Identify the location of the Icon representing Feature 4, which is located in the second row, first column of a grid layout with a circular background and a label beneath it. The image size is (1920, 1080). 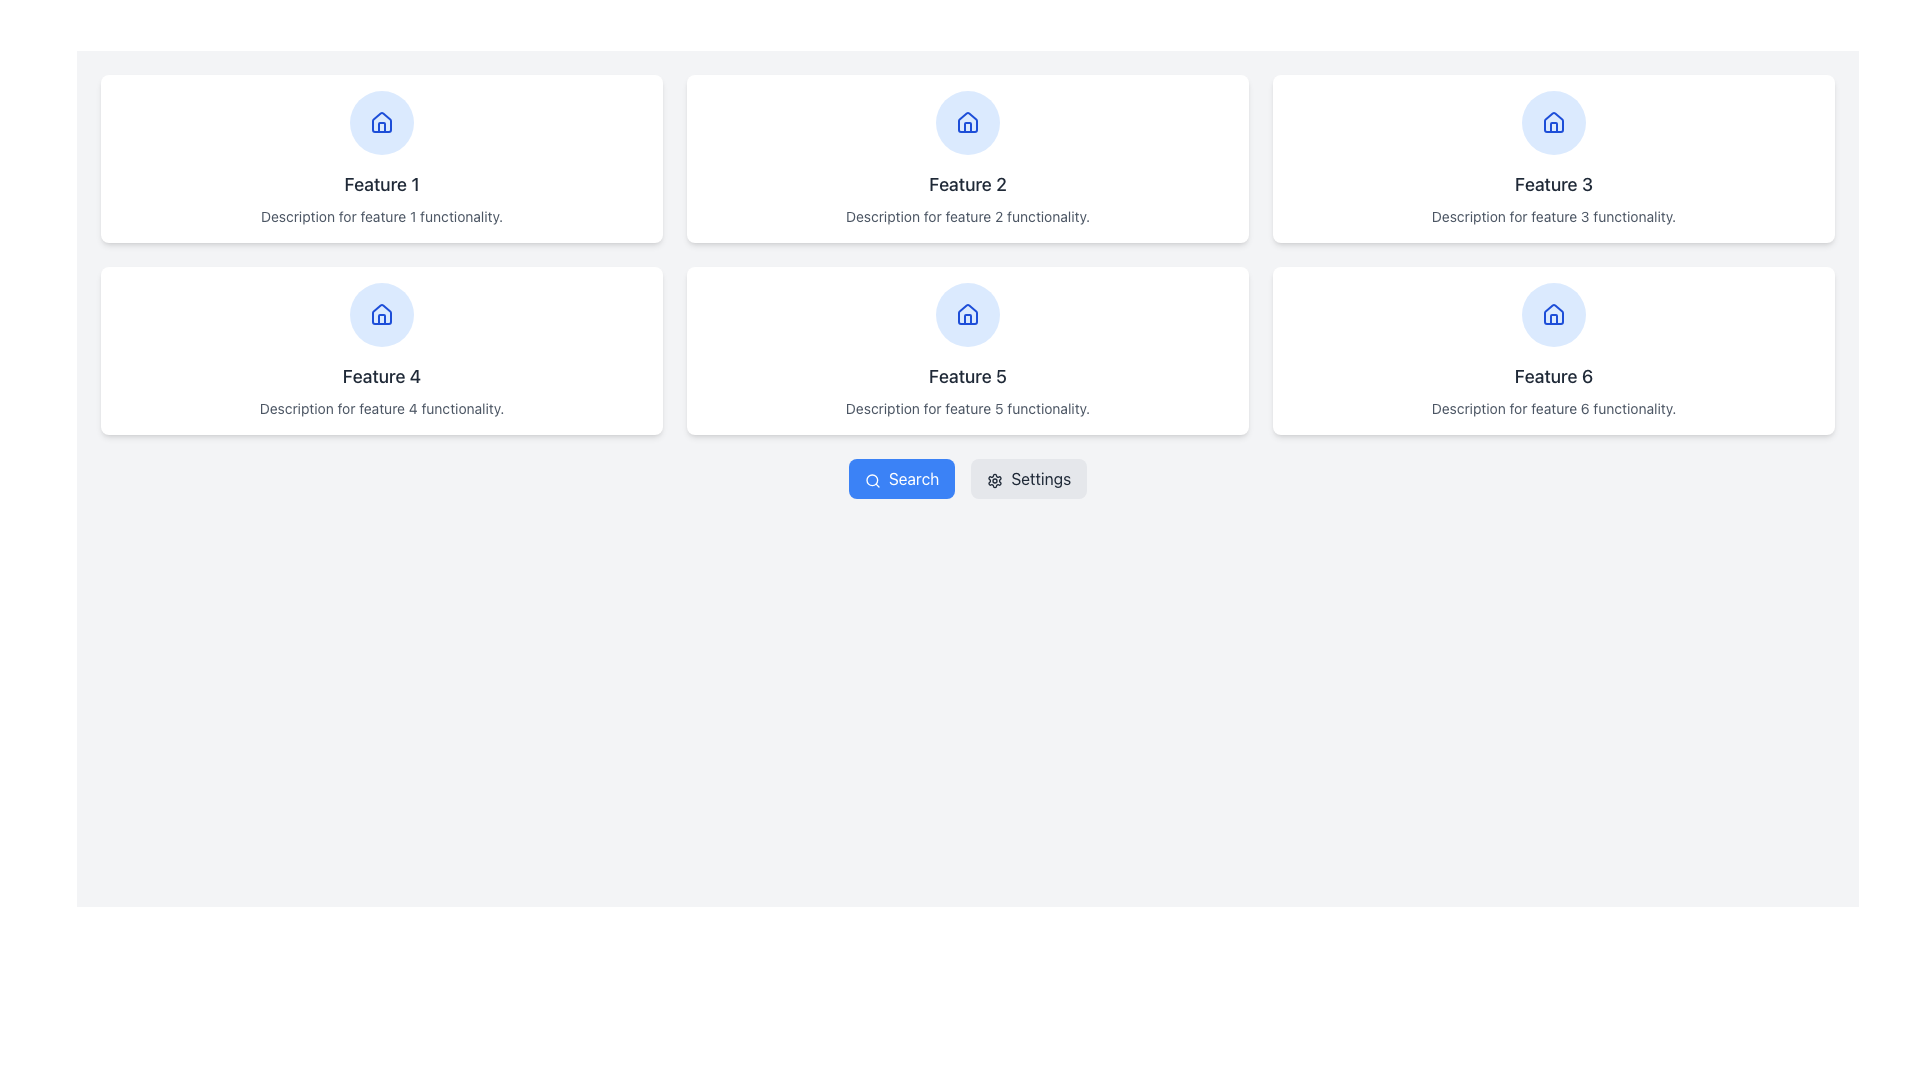
(382, 315).